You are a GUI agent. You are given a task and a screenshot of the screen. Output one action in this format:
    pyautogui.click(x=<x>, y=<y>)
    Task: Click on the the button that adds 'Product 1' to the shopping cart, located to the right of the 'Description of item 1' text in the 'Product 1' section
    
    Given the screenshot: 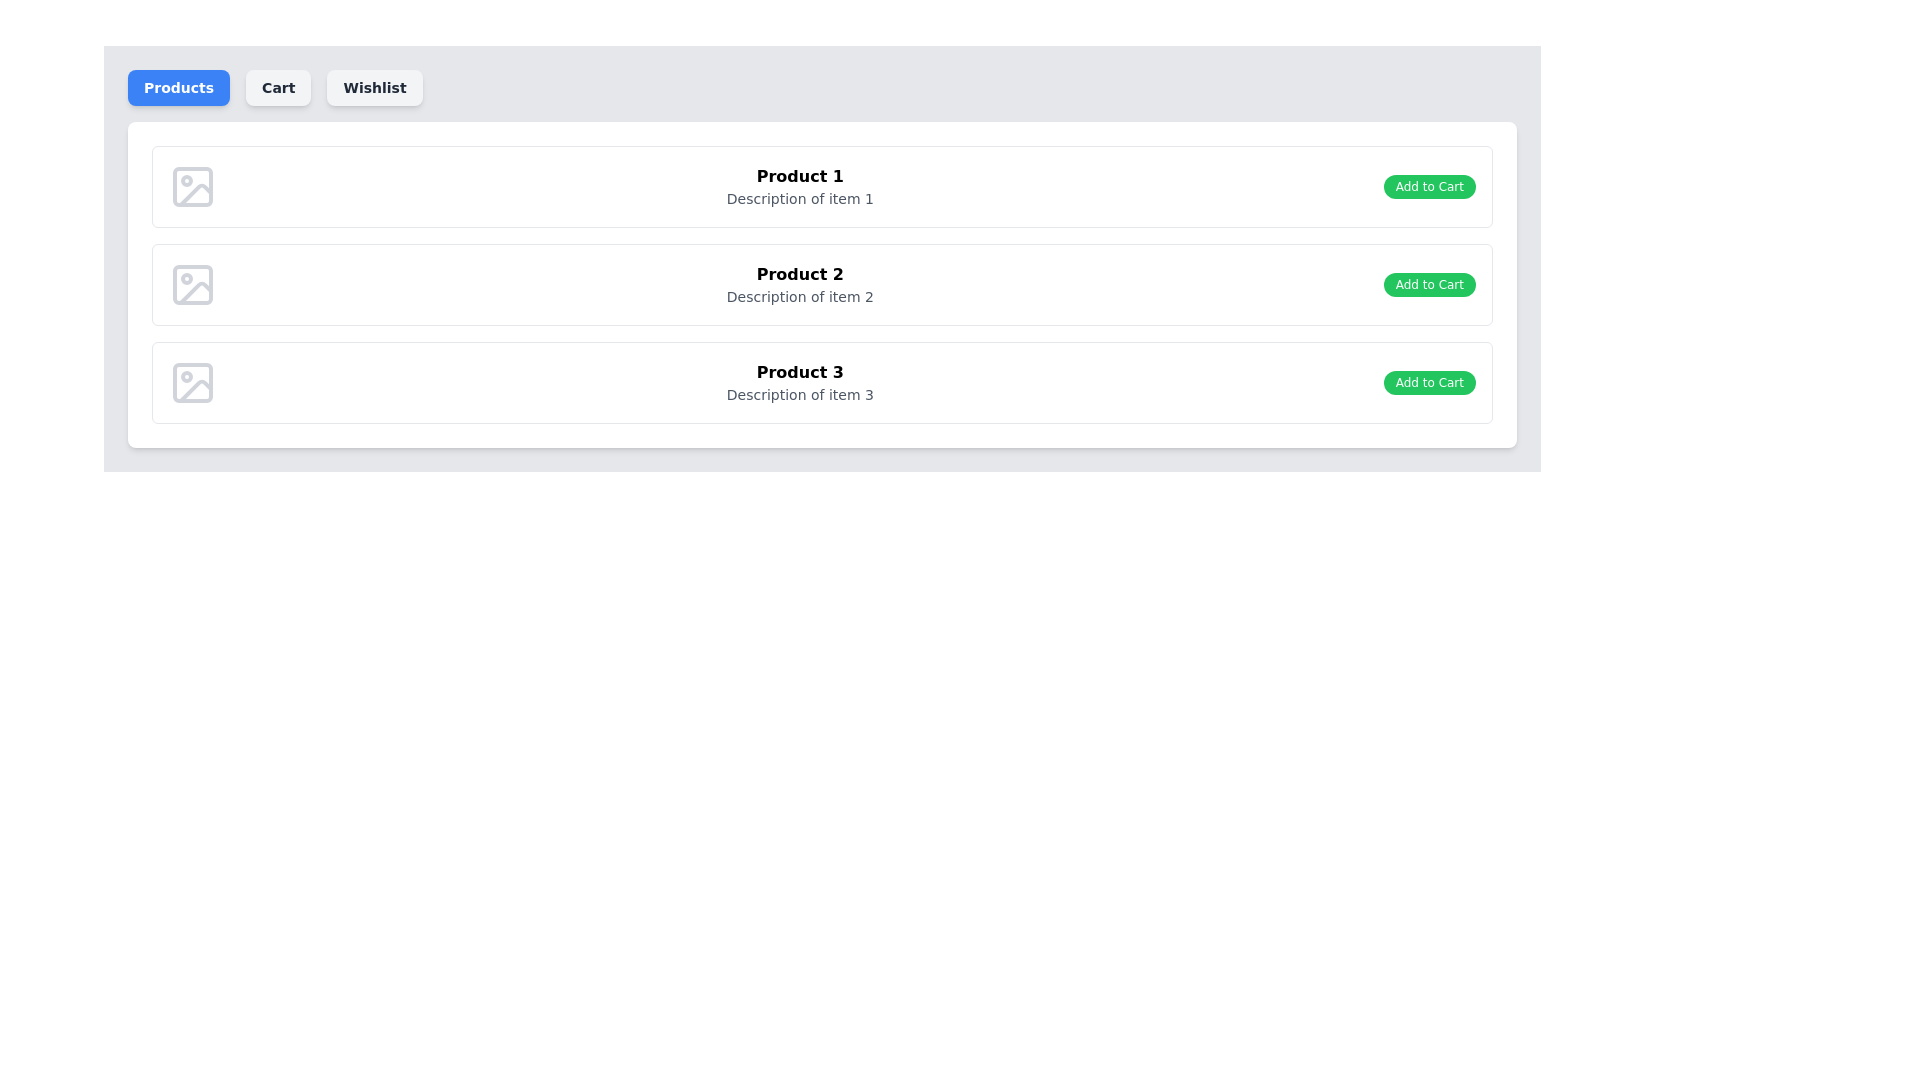 What is the action you would take?
    pyautogui.click(x=1428, y=186)
    